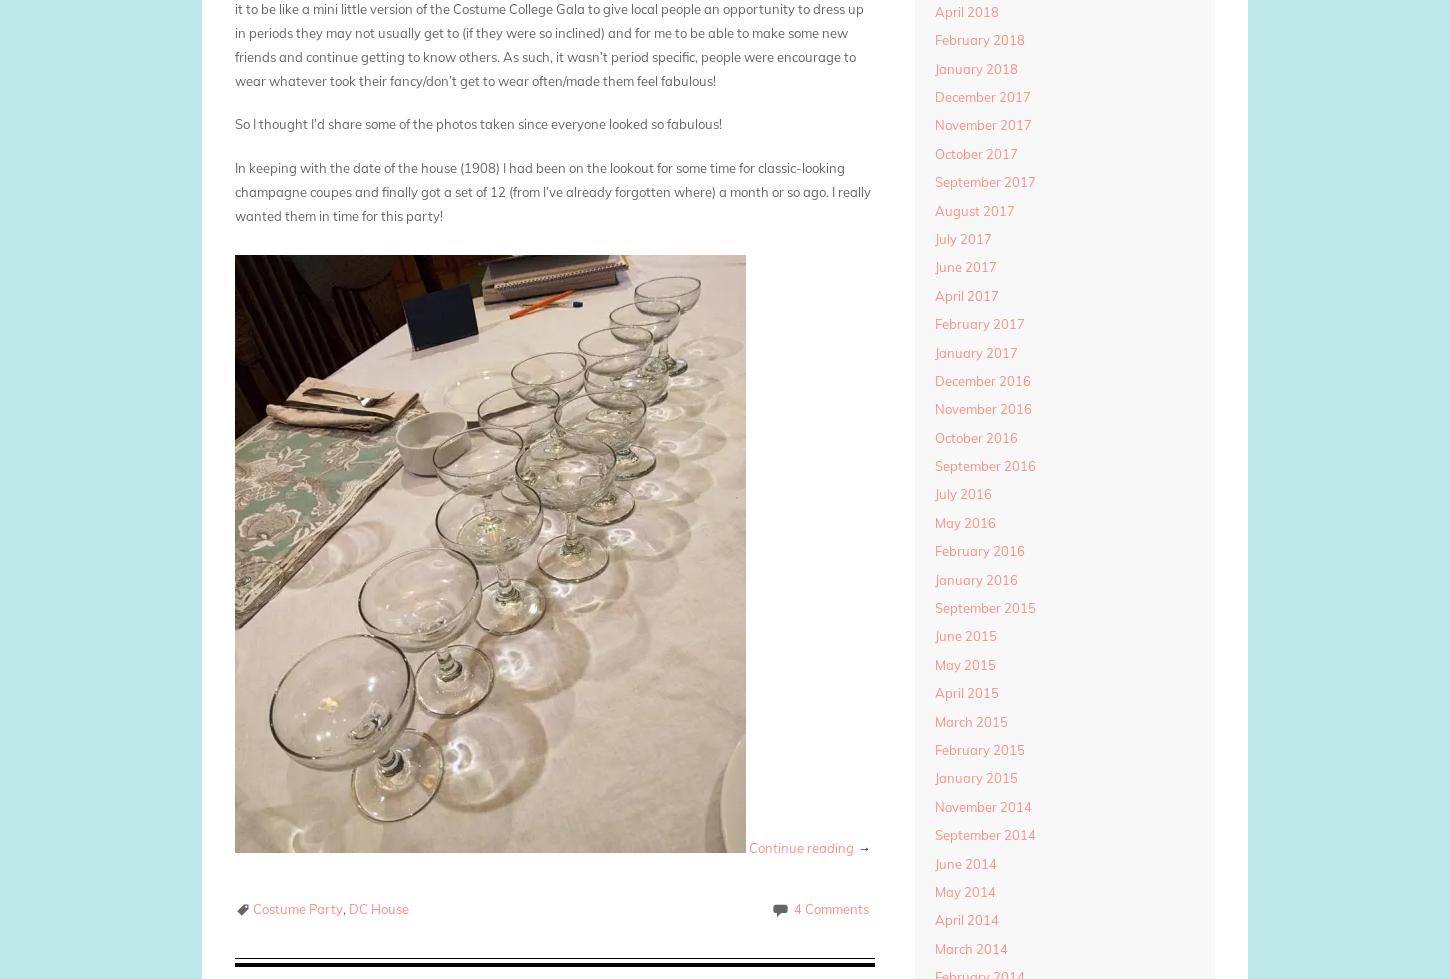 The height and width of the screenshot is (979, 1450). I want to click on 'December 2017', so click(981, 97).